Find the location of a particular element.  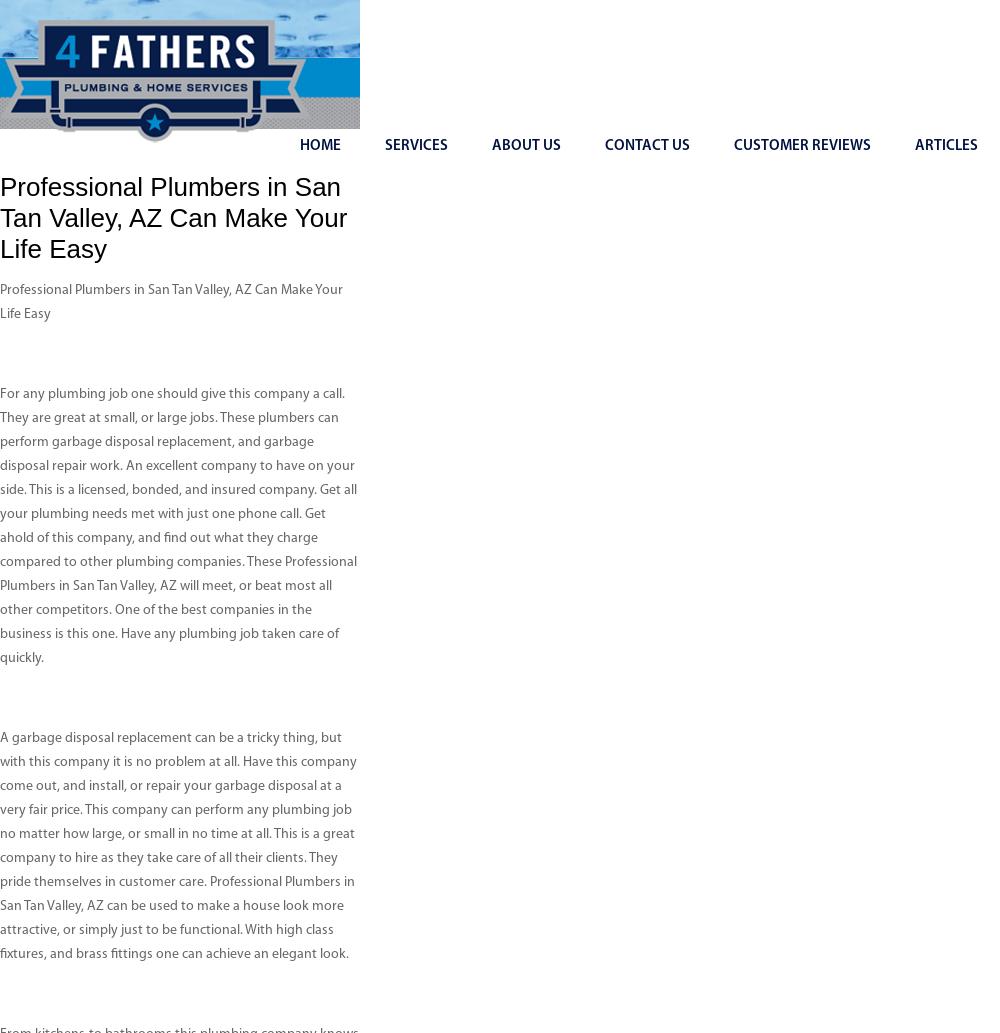

'Articles' is located at coordinates (945, 146).